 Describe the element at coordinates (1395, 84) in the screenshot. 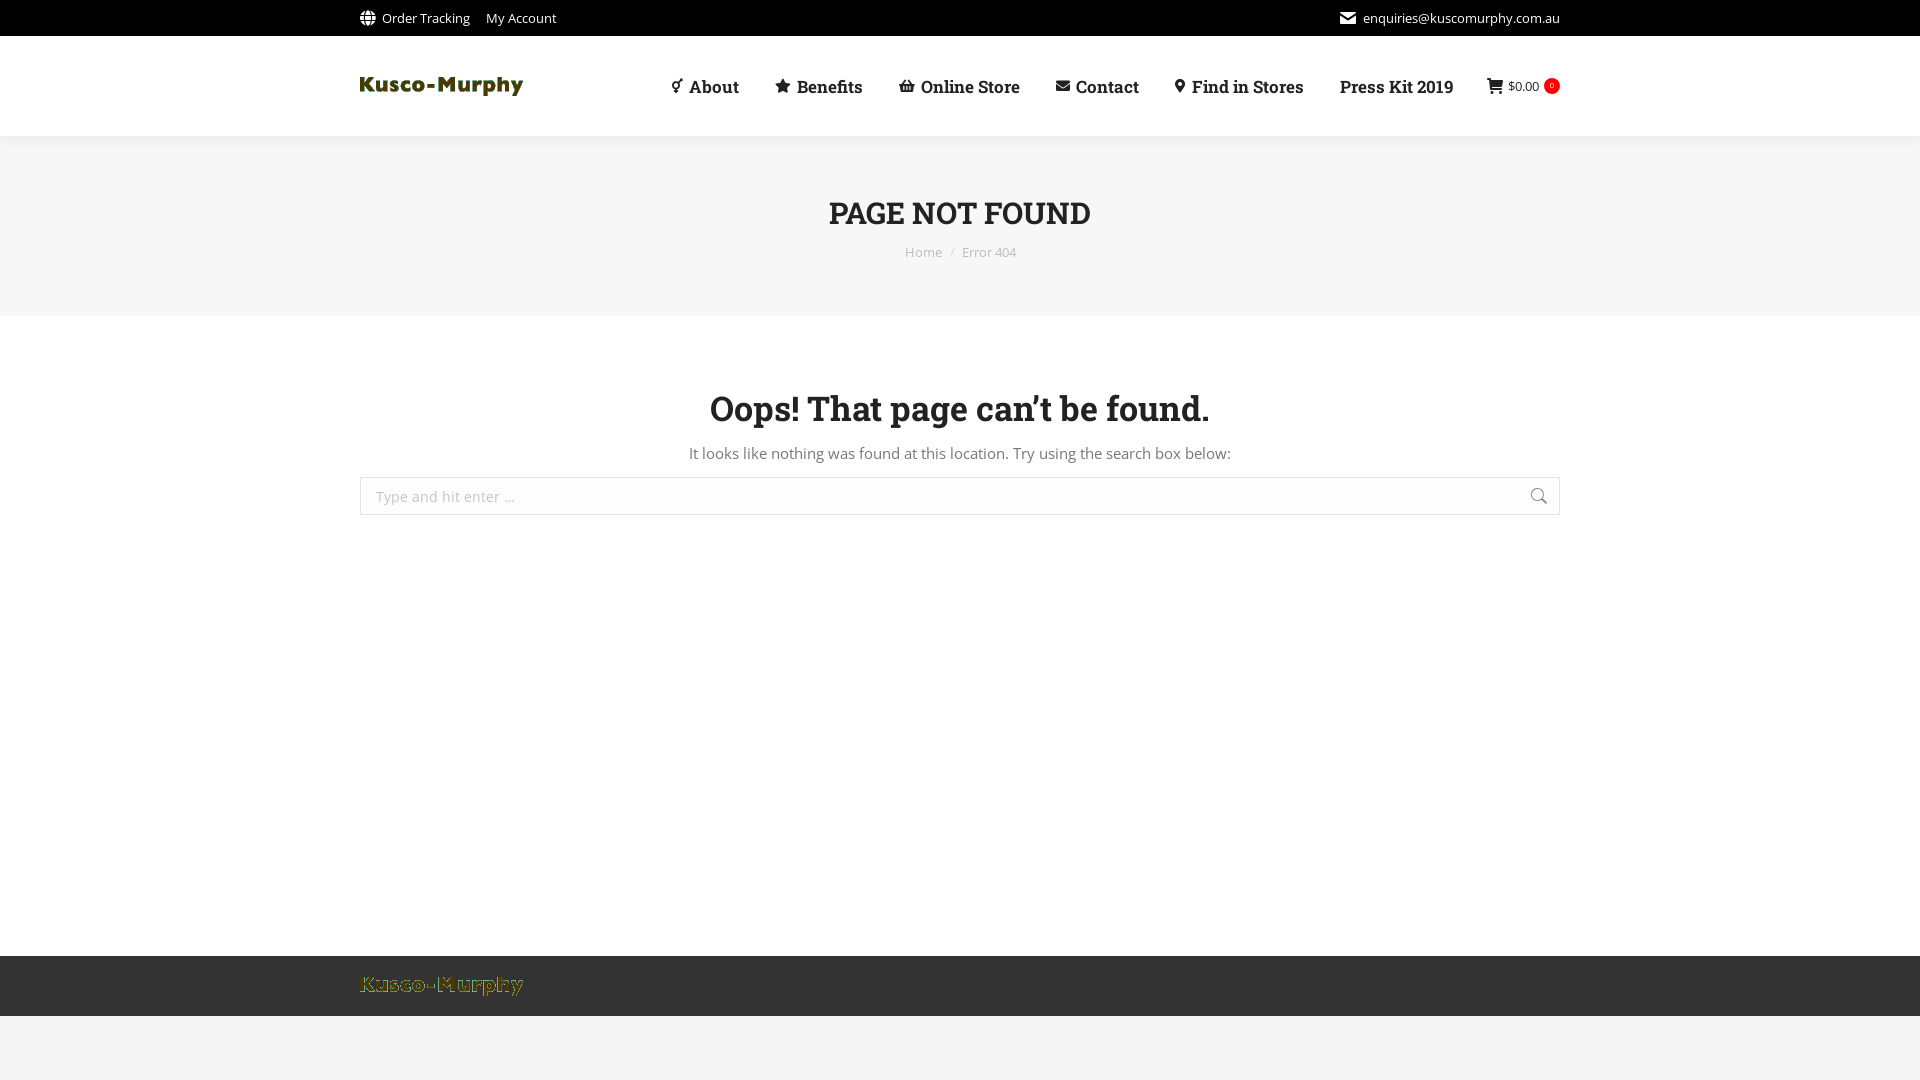

I see `'Press Kit 2019'` at that location.